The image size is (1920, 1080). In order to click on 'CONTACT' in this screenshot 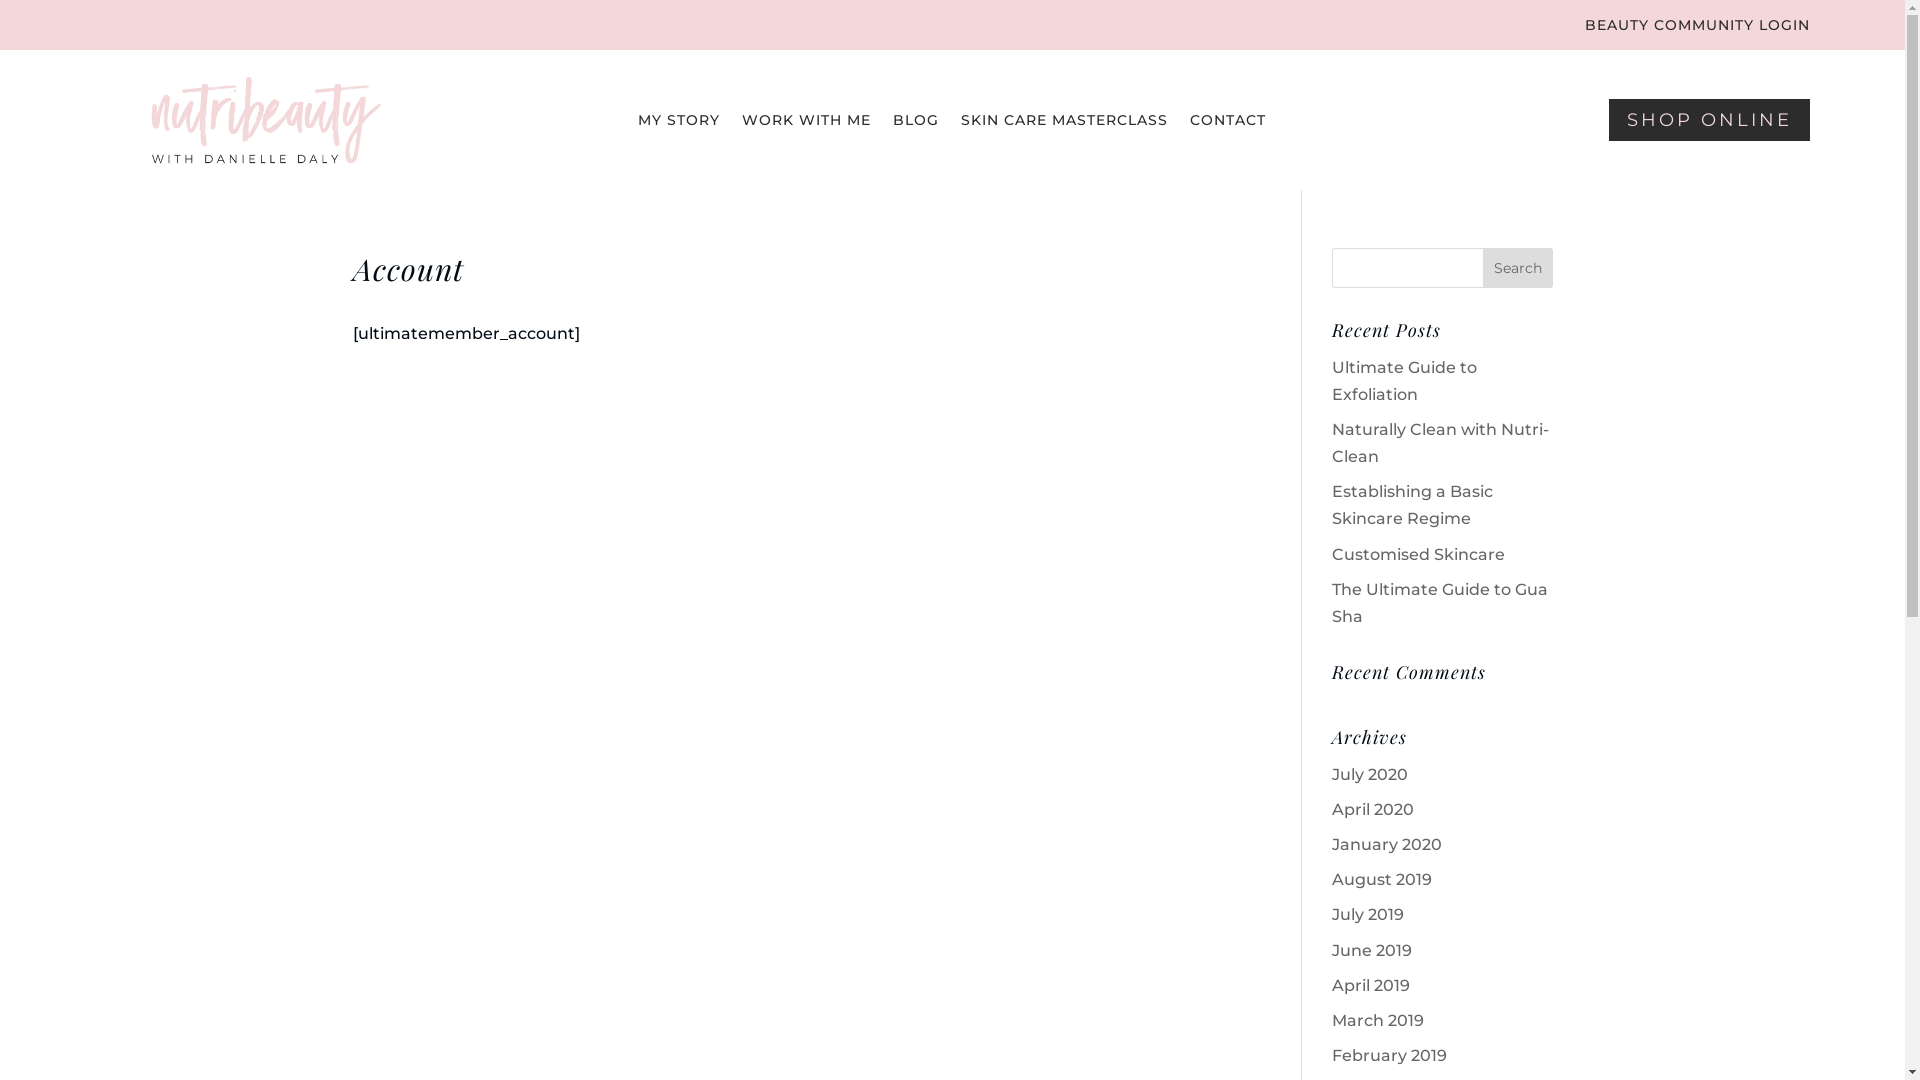, I will do `click(1227, 123)`.